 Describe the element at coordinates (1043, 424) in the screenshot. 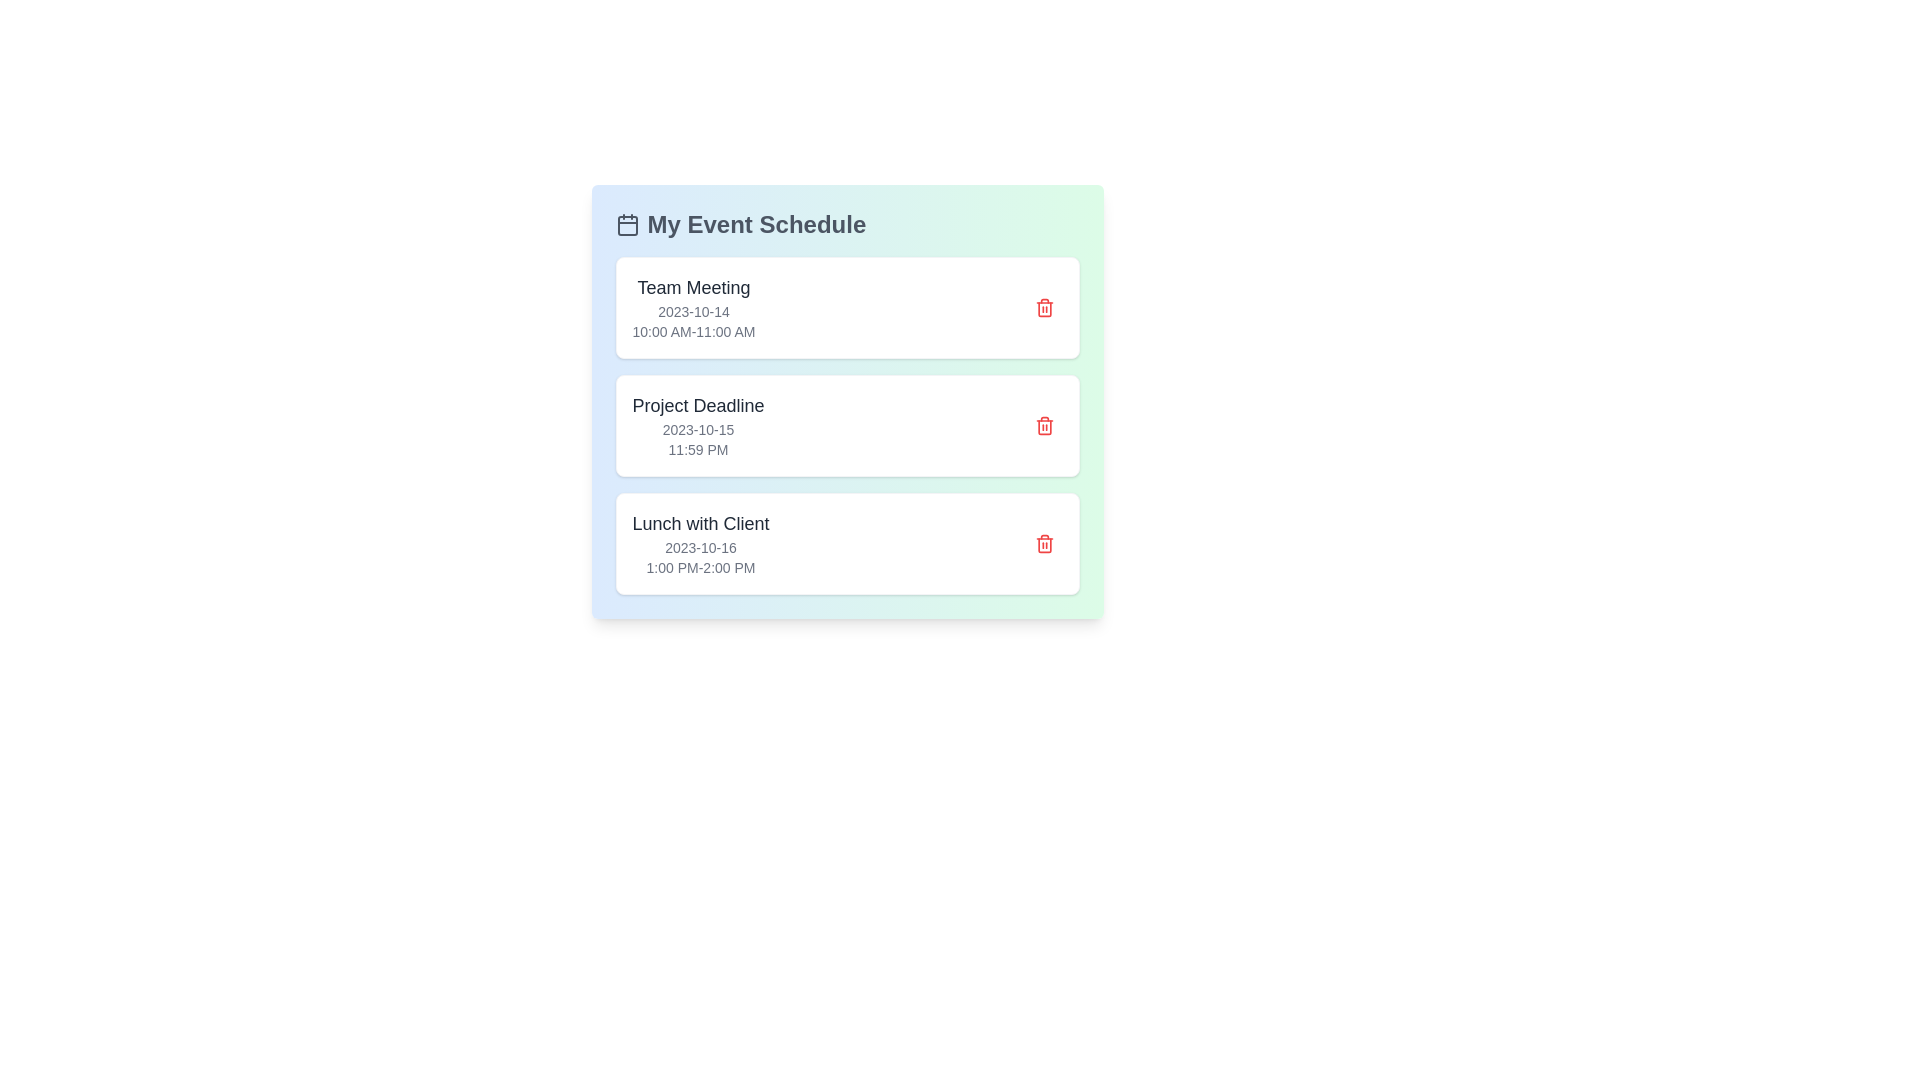

I see `the delete button for the event labeled 'Project Deadline'` at that location.